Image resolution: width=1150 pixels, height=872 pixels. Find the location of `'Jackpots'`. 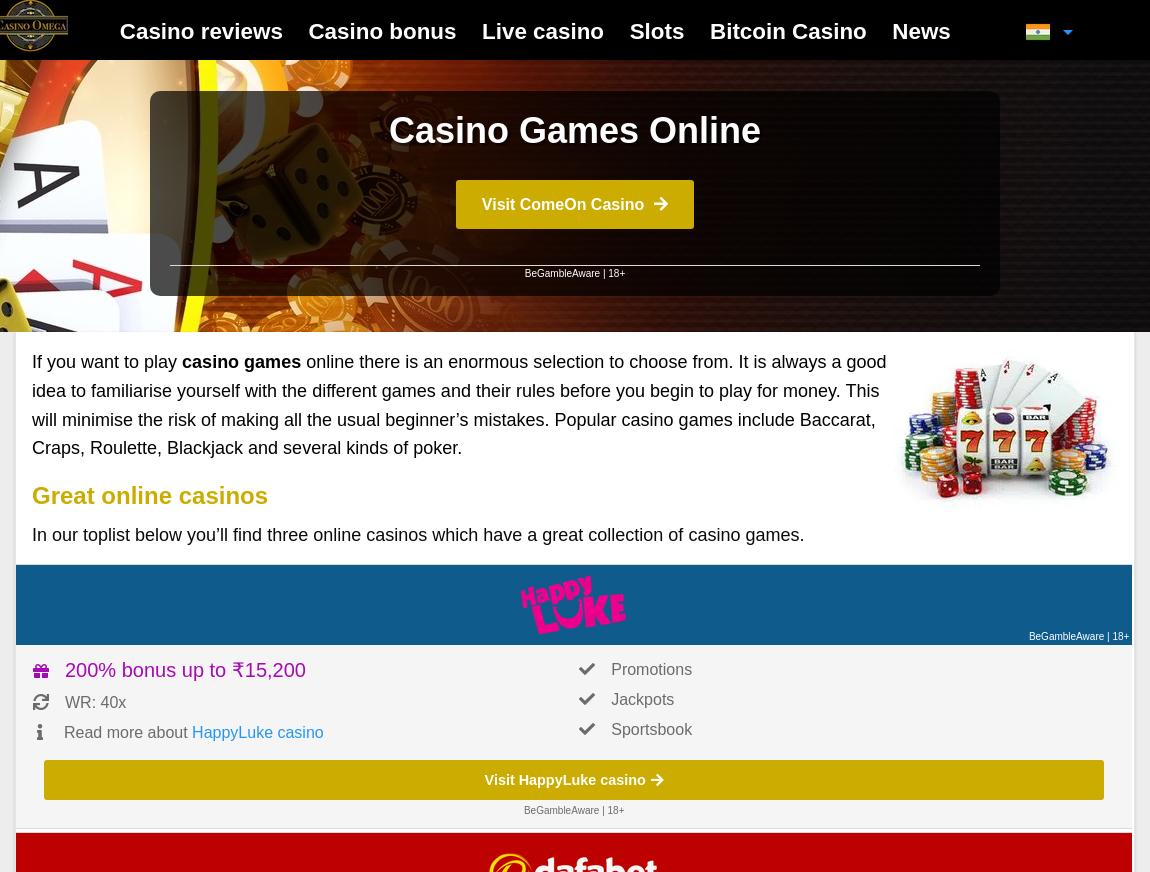

'Jackpots' is located at coordinates (641, 698).